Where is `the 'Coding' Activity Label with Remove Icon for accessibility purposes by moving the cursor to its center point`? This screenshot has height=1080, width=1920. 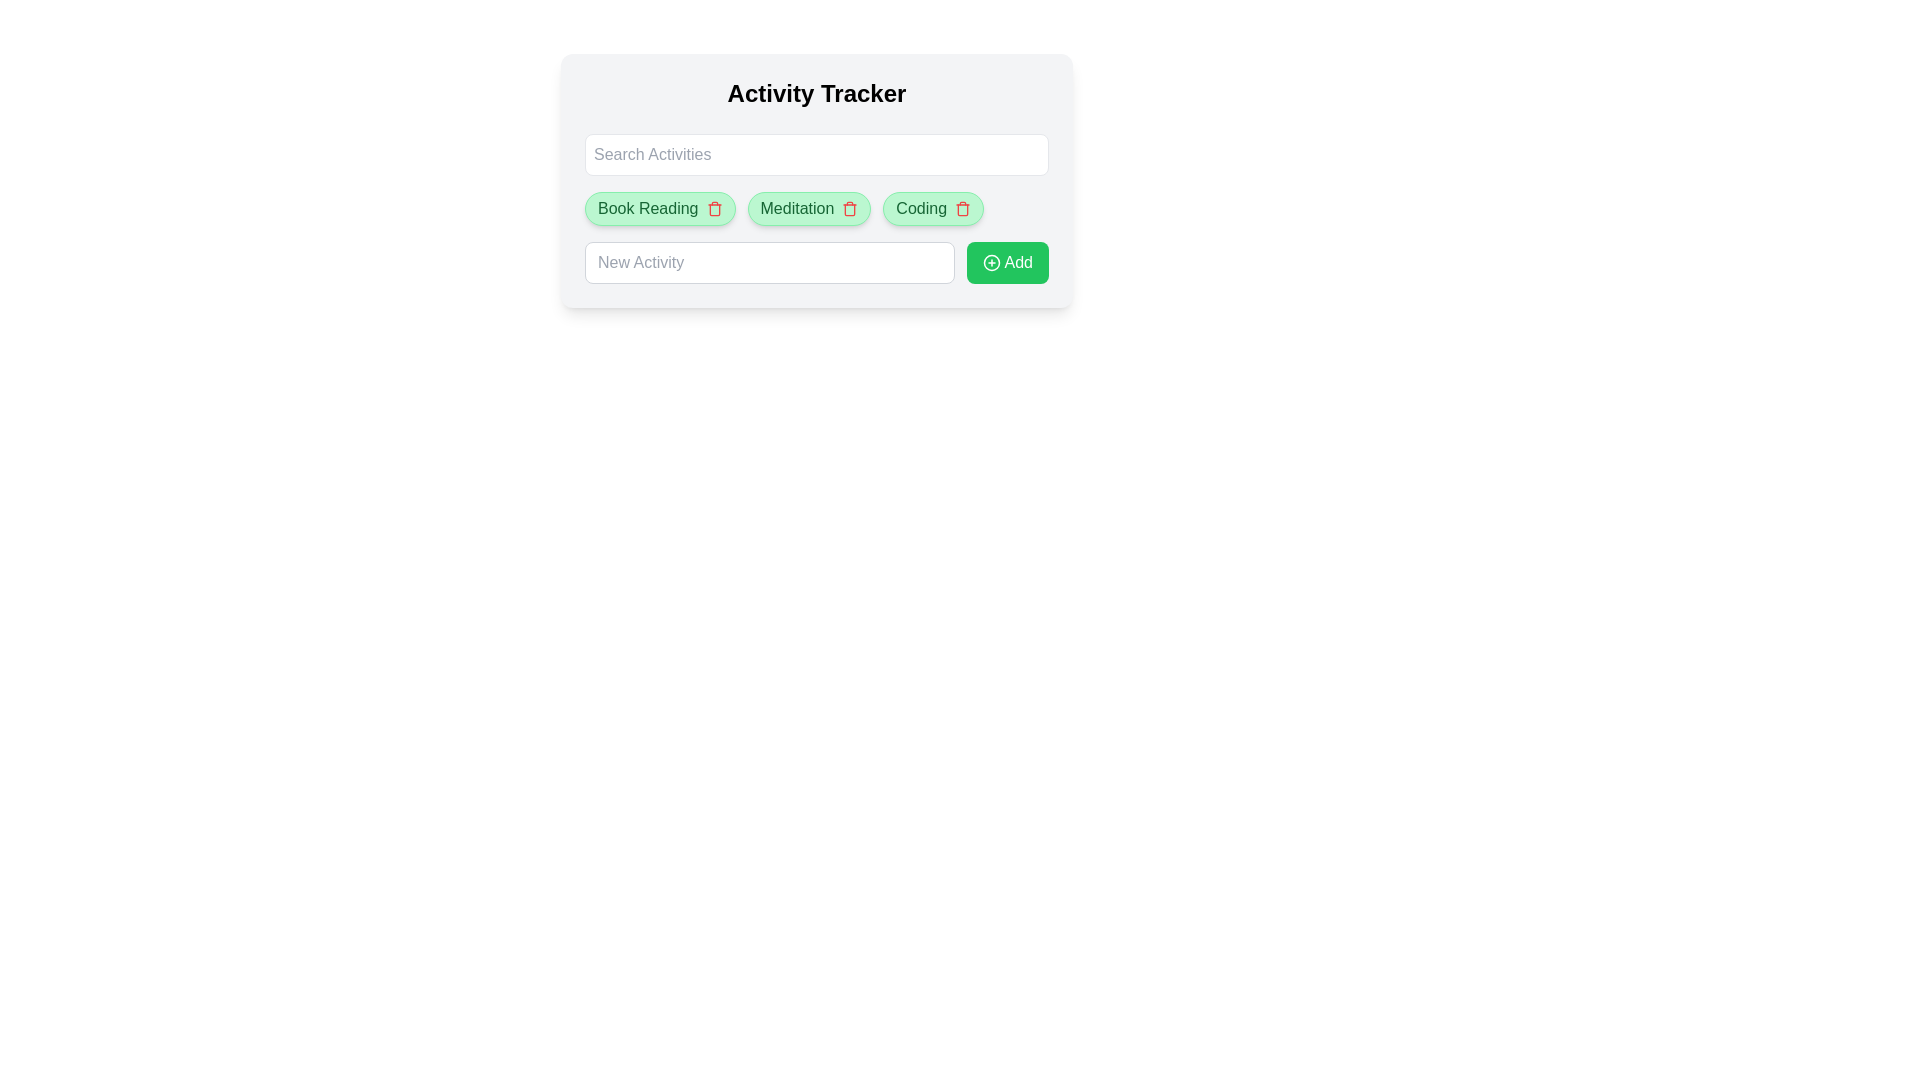
the 'Coding' Activity Label with Remove Icon for accessibility purposes by moving the cursor to its center point is located at coordinates (932, 208).